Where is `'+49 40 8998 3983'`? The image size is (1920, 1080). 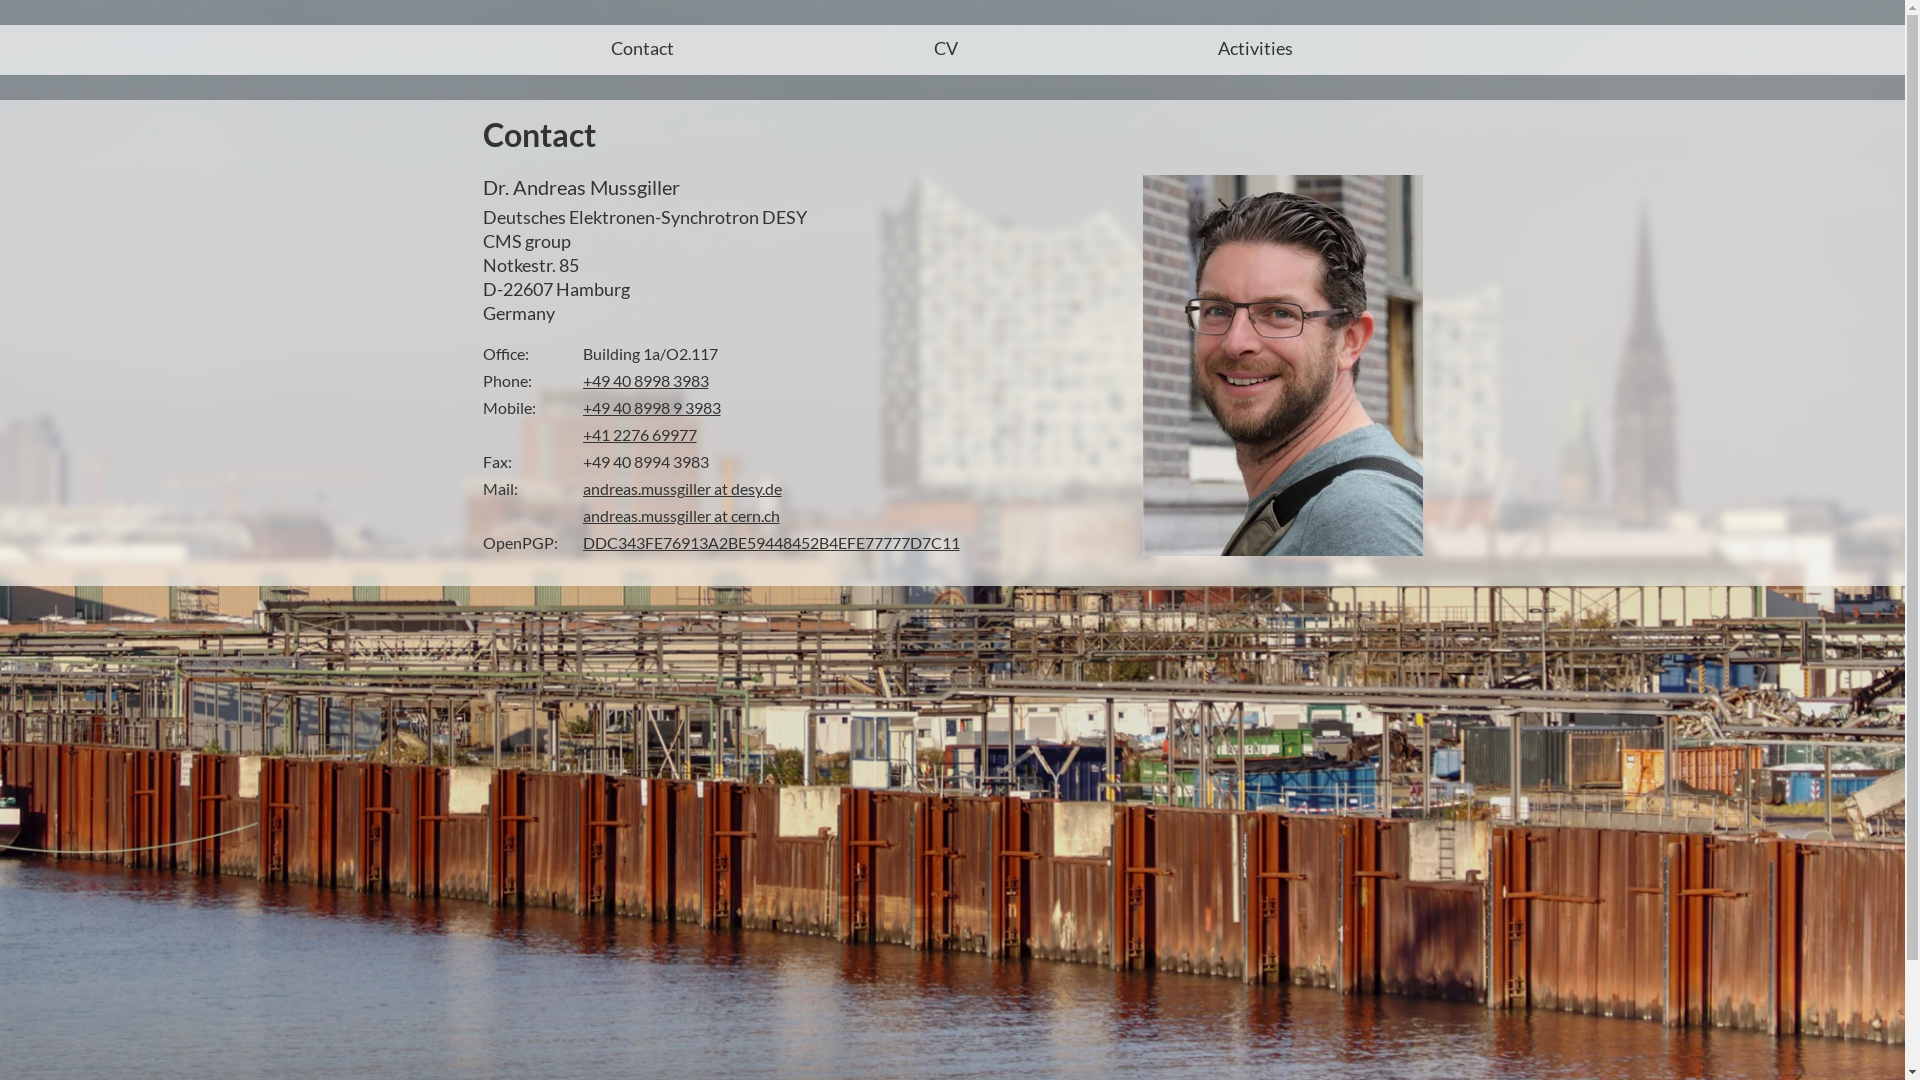
'+49 40 8998 3983' is located at coordinates (644, 380).